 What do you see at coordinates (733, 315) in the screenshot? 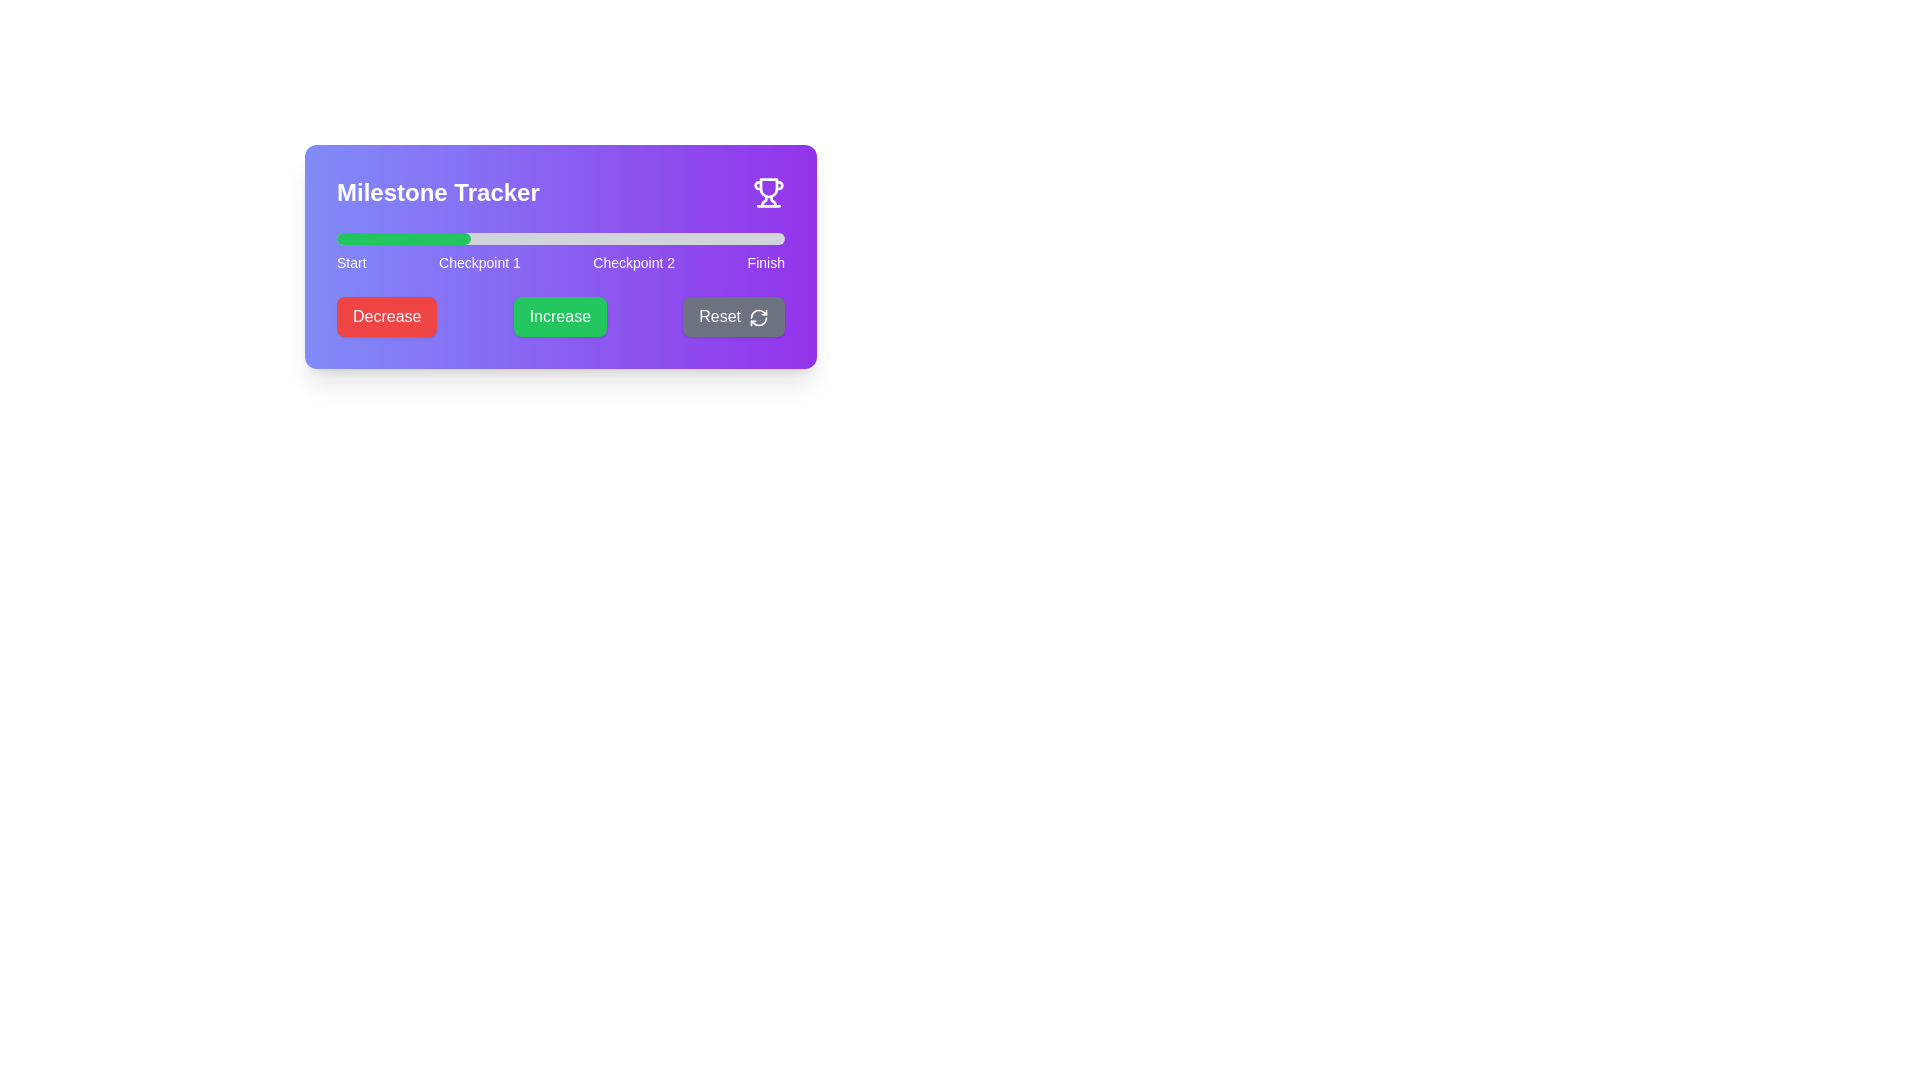
I see `the rightmost button in the horizontal row of three buttons, located below the progress bar labeled with 'Start', 'Checkpoint 1', 'Checkpoint 2', and 'Finish', to reset the state or value` at bounding box center [733, 315].